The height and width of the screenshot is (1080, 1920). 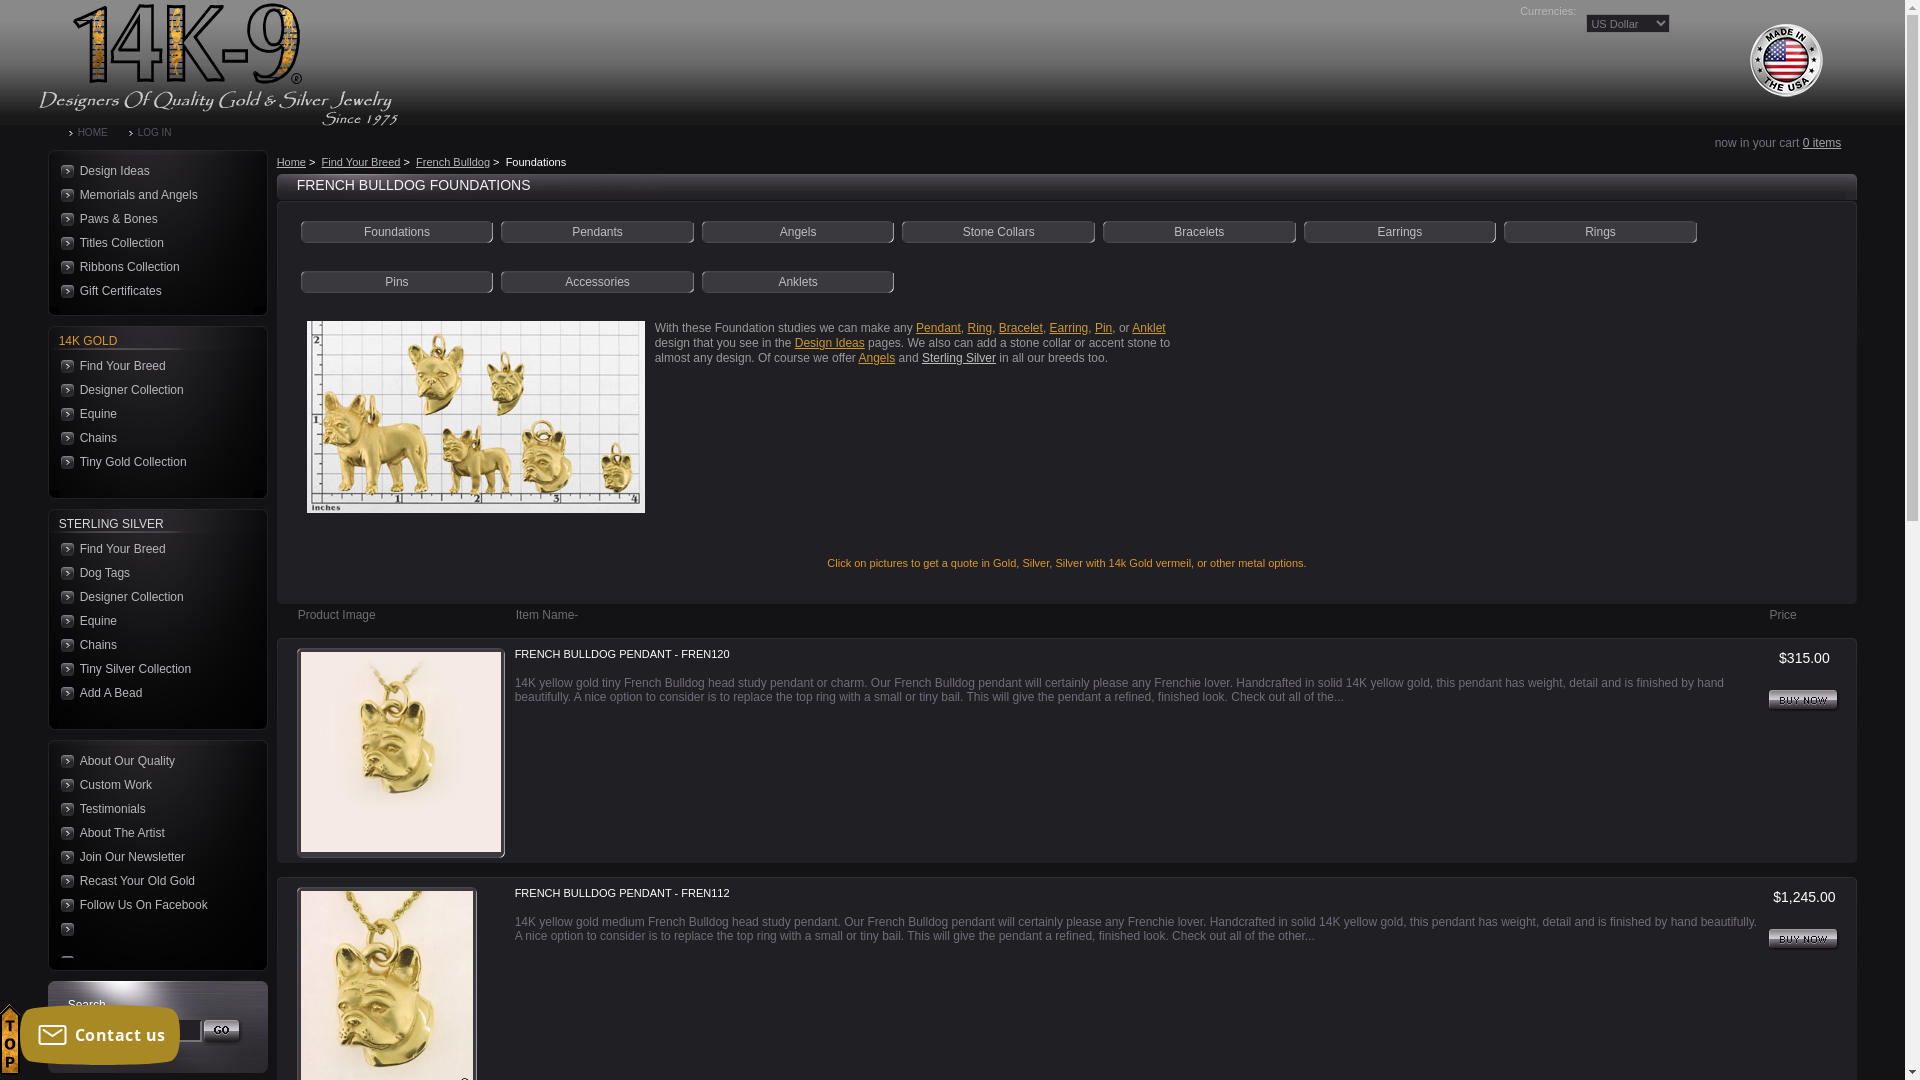 I want to click on 'Tiny Gold Collection', so click(x=151, y=462).